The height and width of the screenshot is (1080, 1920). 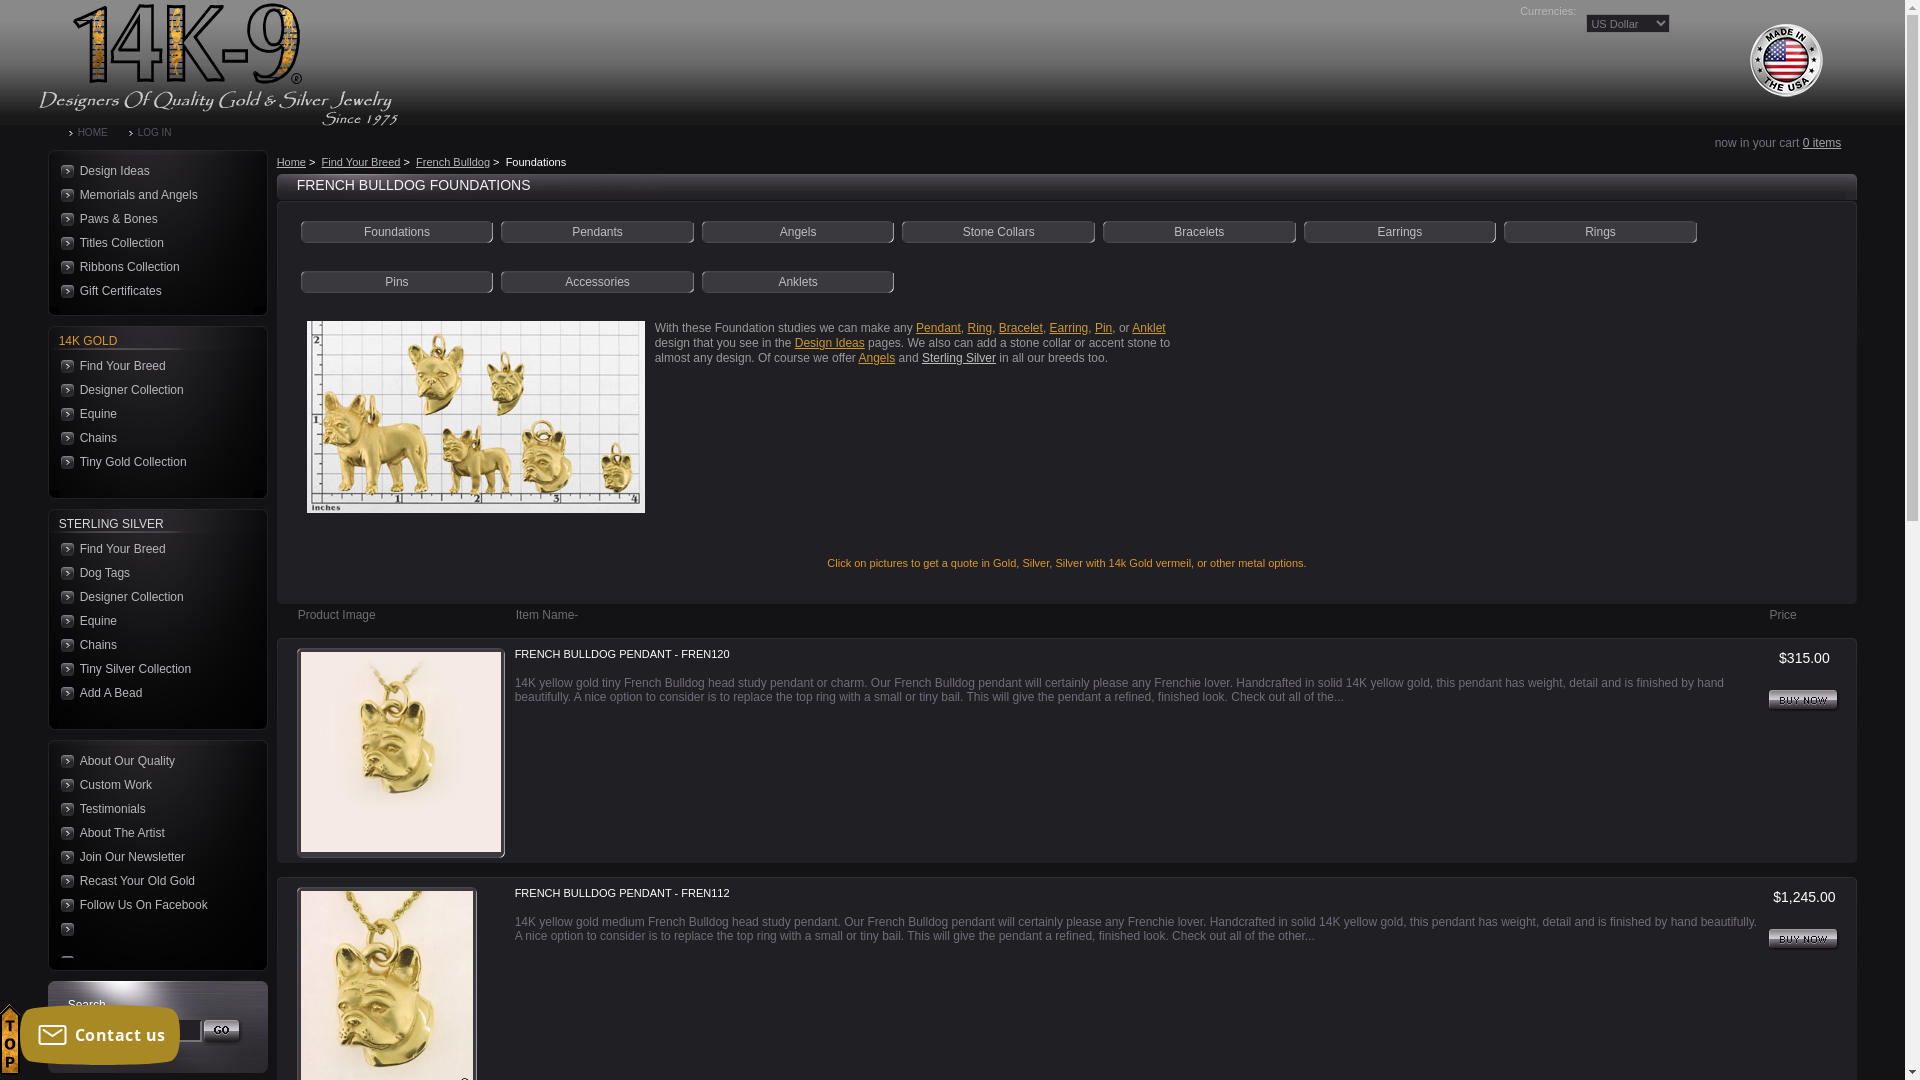 I want to click on 'Tiny Gold Collection', so click(x=151, y=462).